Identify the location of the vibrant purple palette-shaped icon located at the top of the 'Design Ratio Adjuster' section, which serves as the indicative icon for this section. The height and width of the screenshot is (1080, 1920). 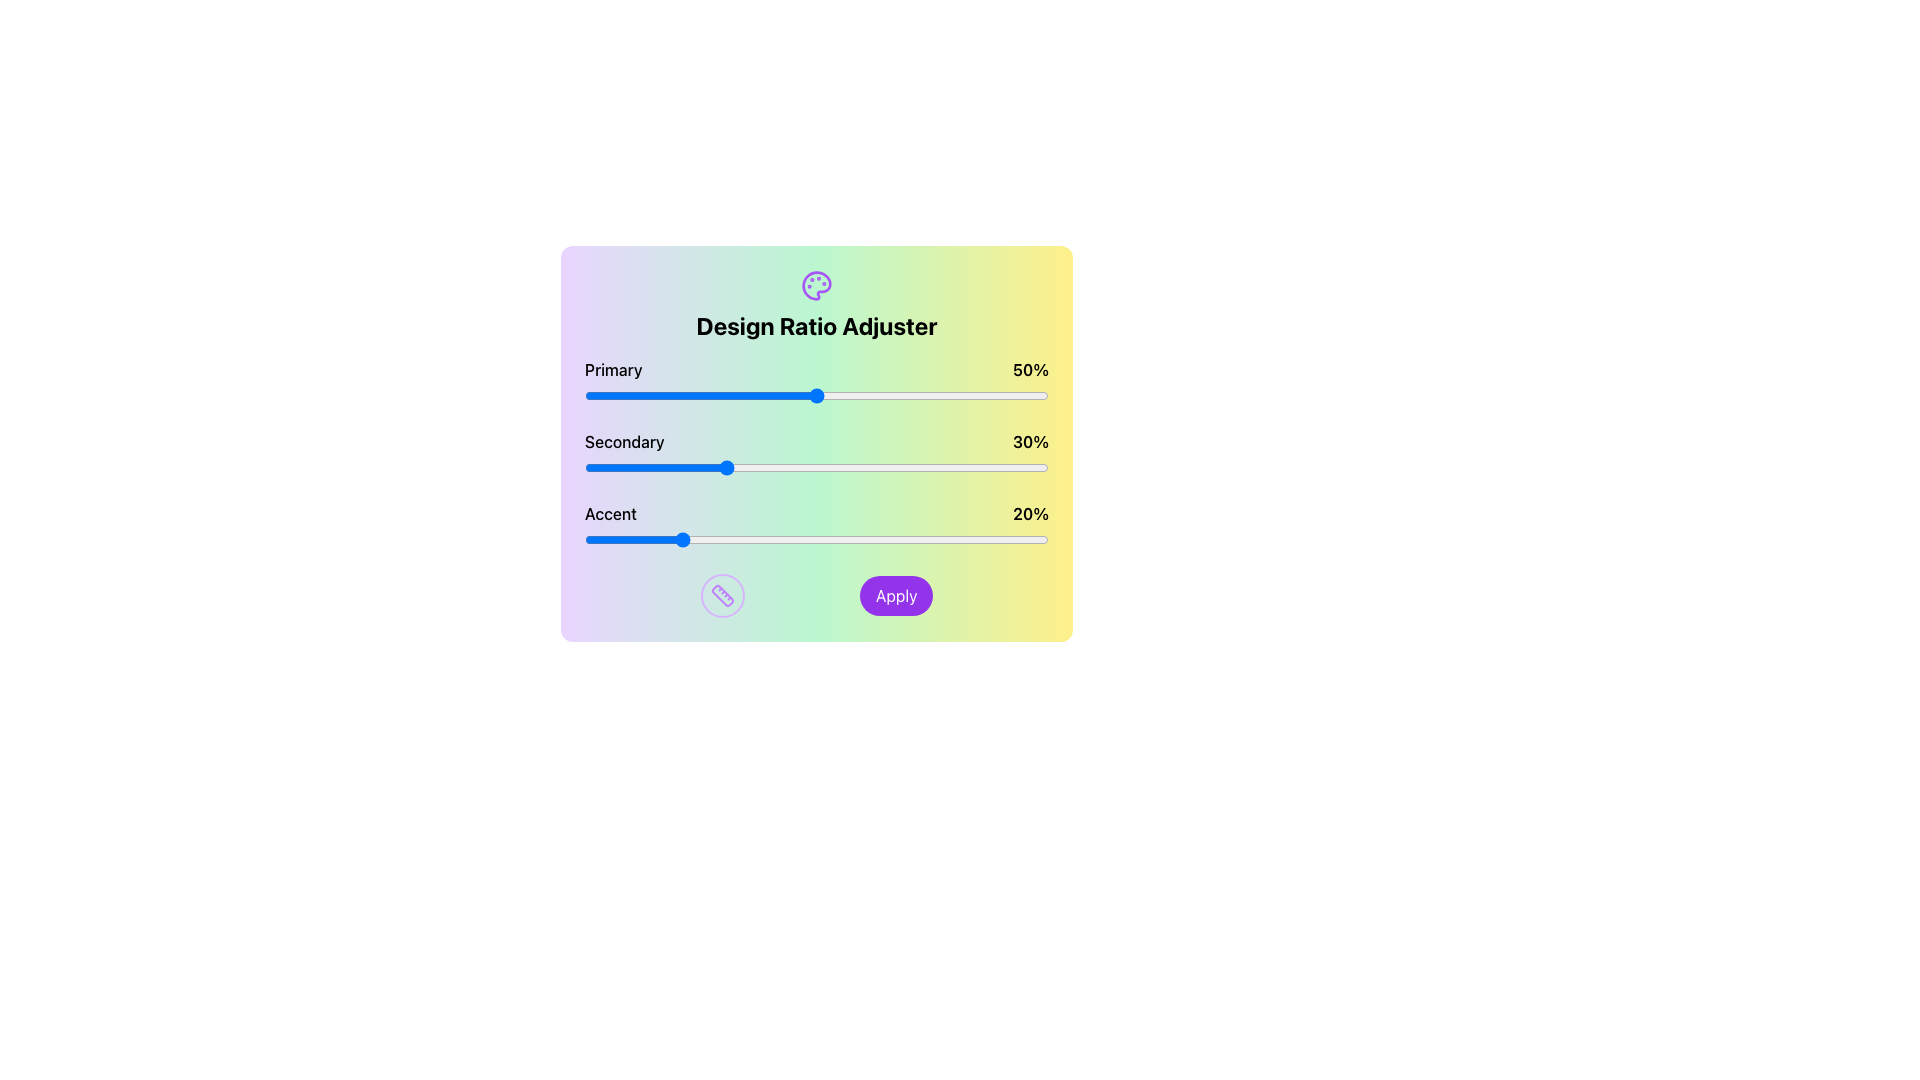
(816, 285).